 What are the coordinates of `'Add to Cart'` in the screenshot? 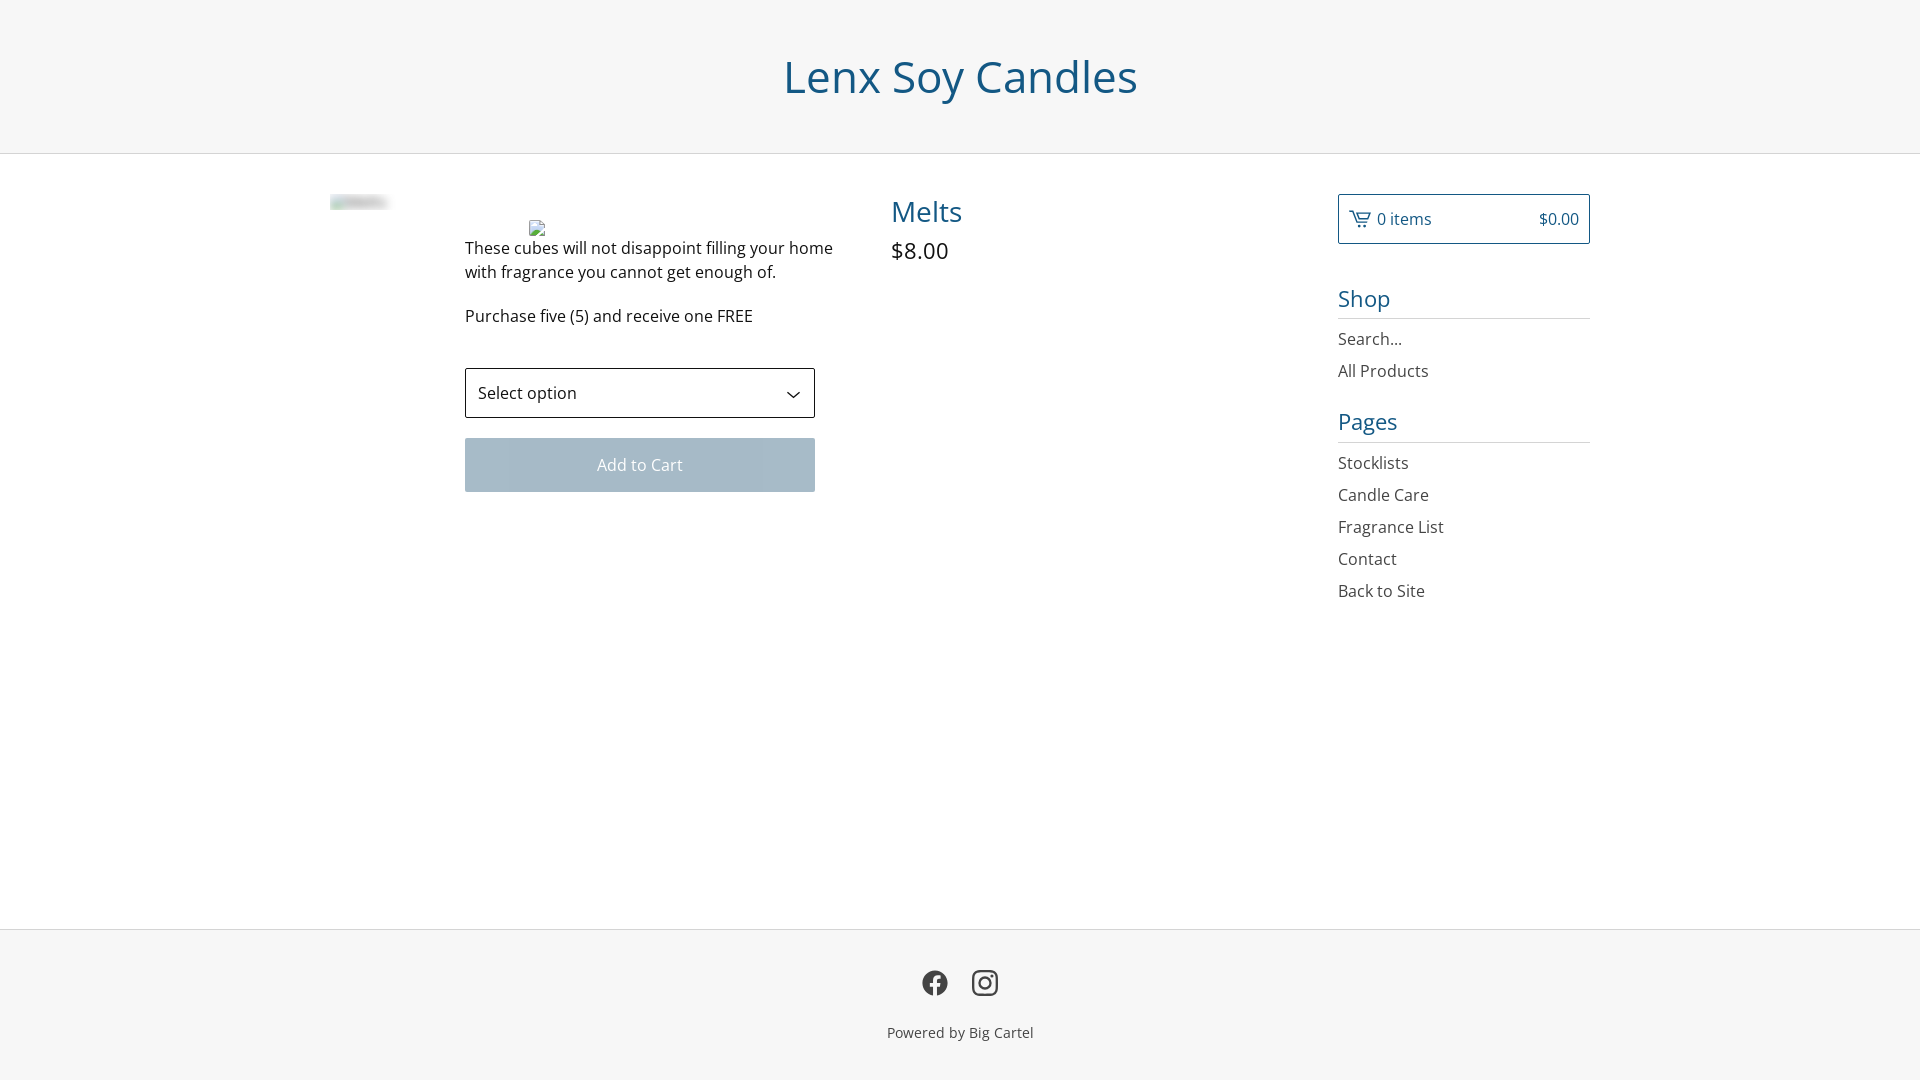 It's located at (638, 465).